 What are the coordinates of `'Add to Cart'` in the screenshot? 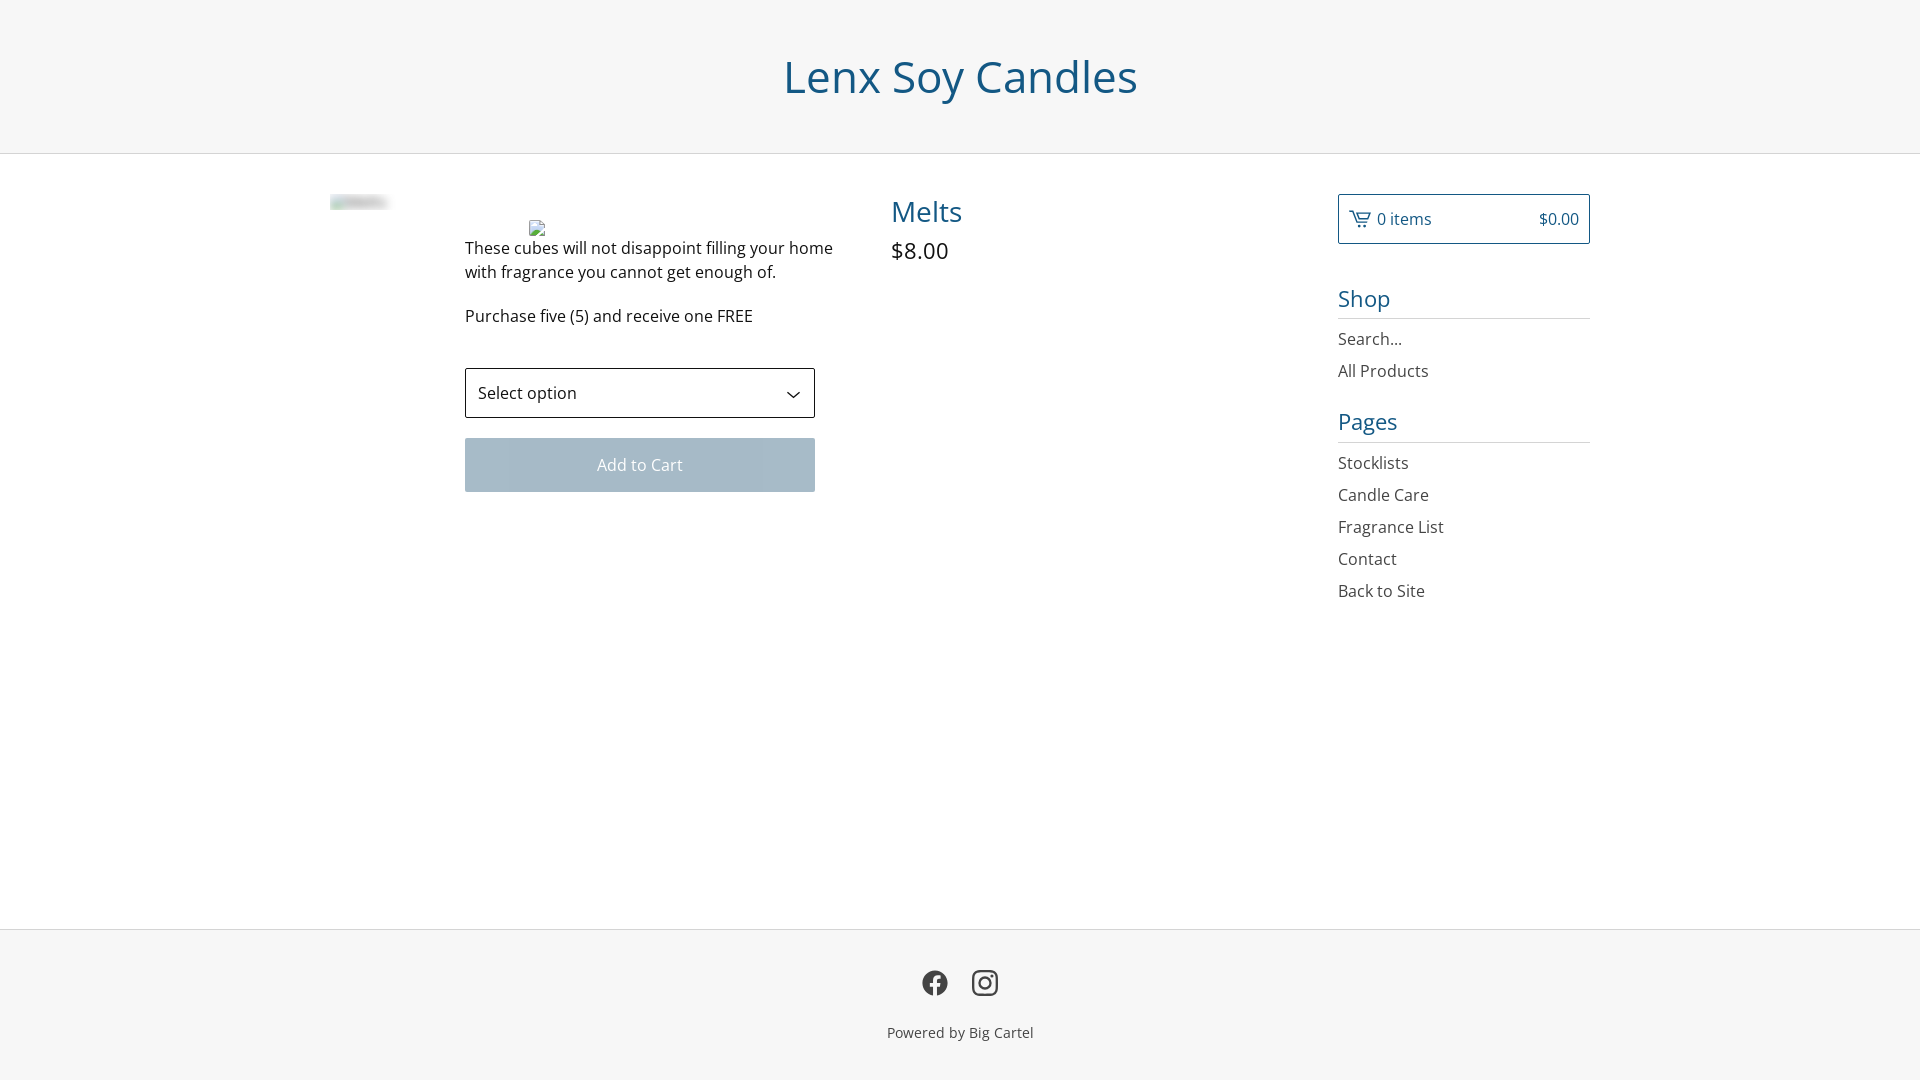 It's located at (638, 465).